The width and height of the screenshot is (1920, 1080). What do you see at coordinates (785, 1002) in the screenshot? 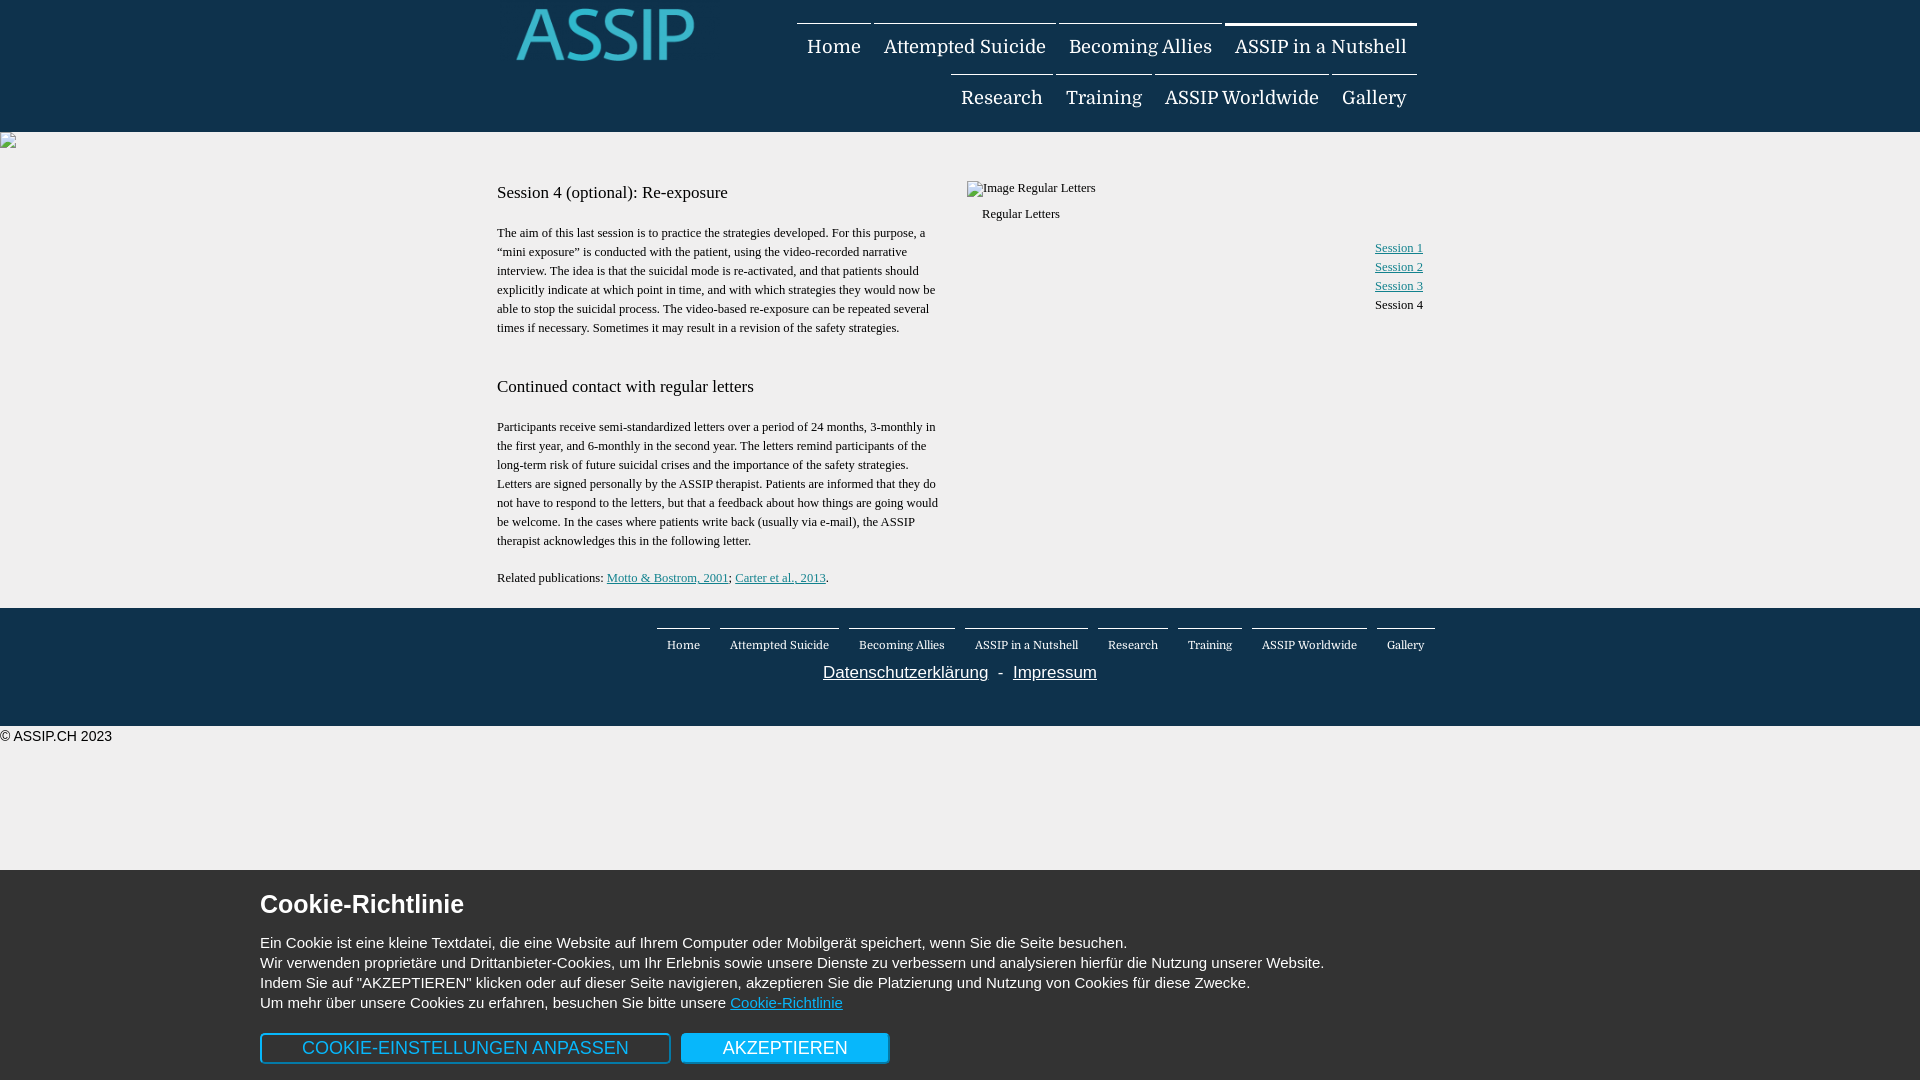
I see `'Cookie-Richtlinie'` at bounding box center [785, 1002].